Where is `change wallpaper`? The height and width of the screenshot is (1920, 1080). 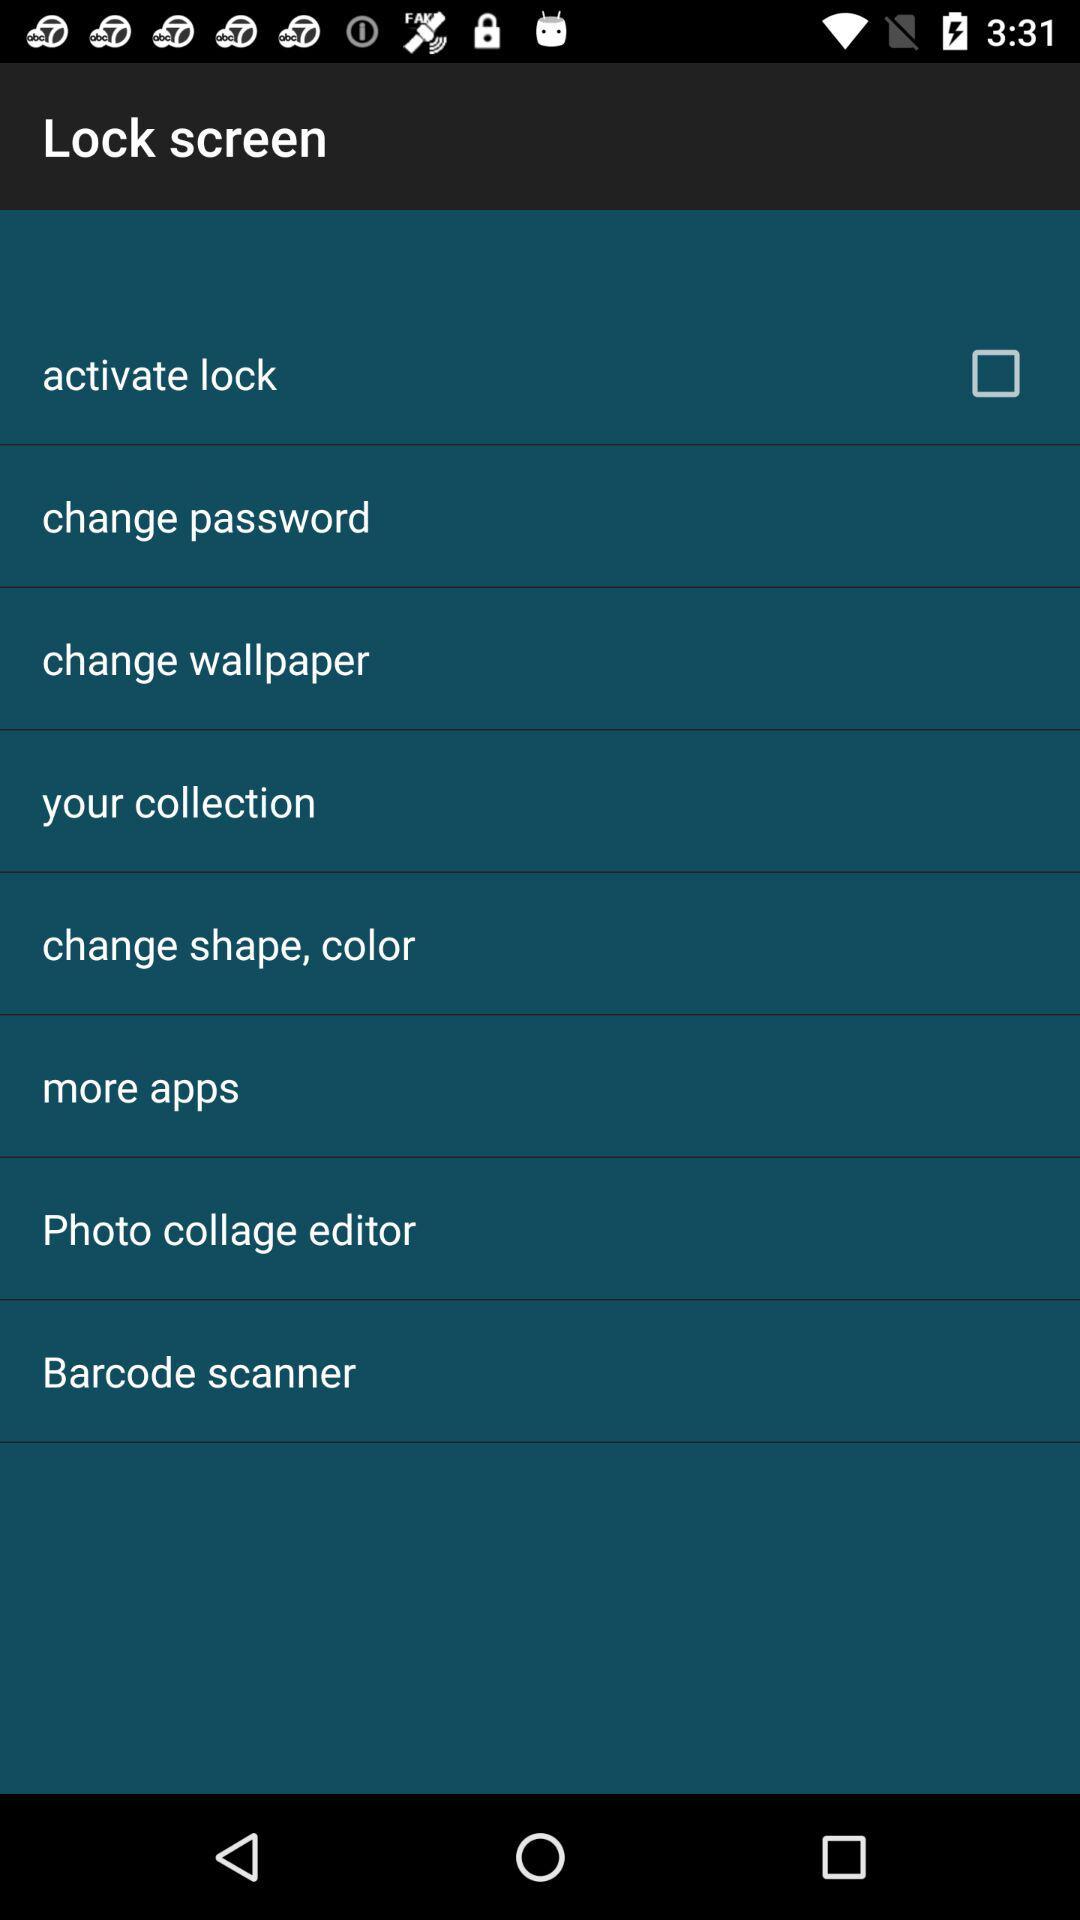
change wallpaper is located at coordinates (205, 658).